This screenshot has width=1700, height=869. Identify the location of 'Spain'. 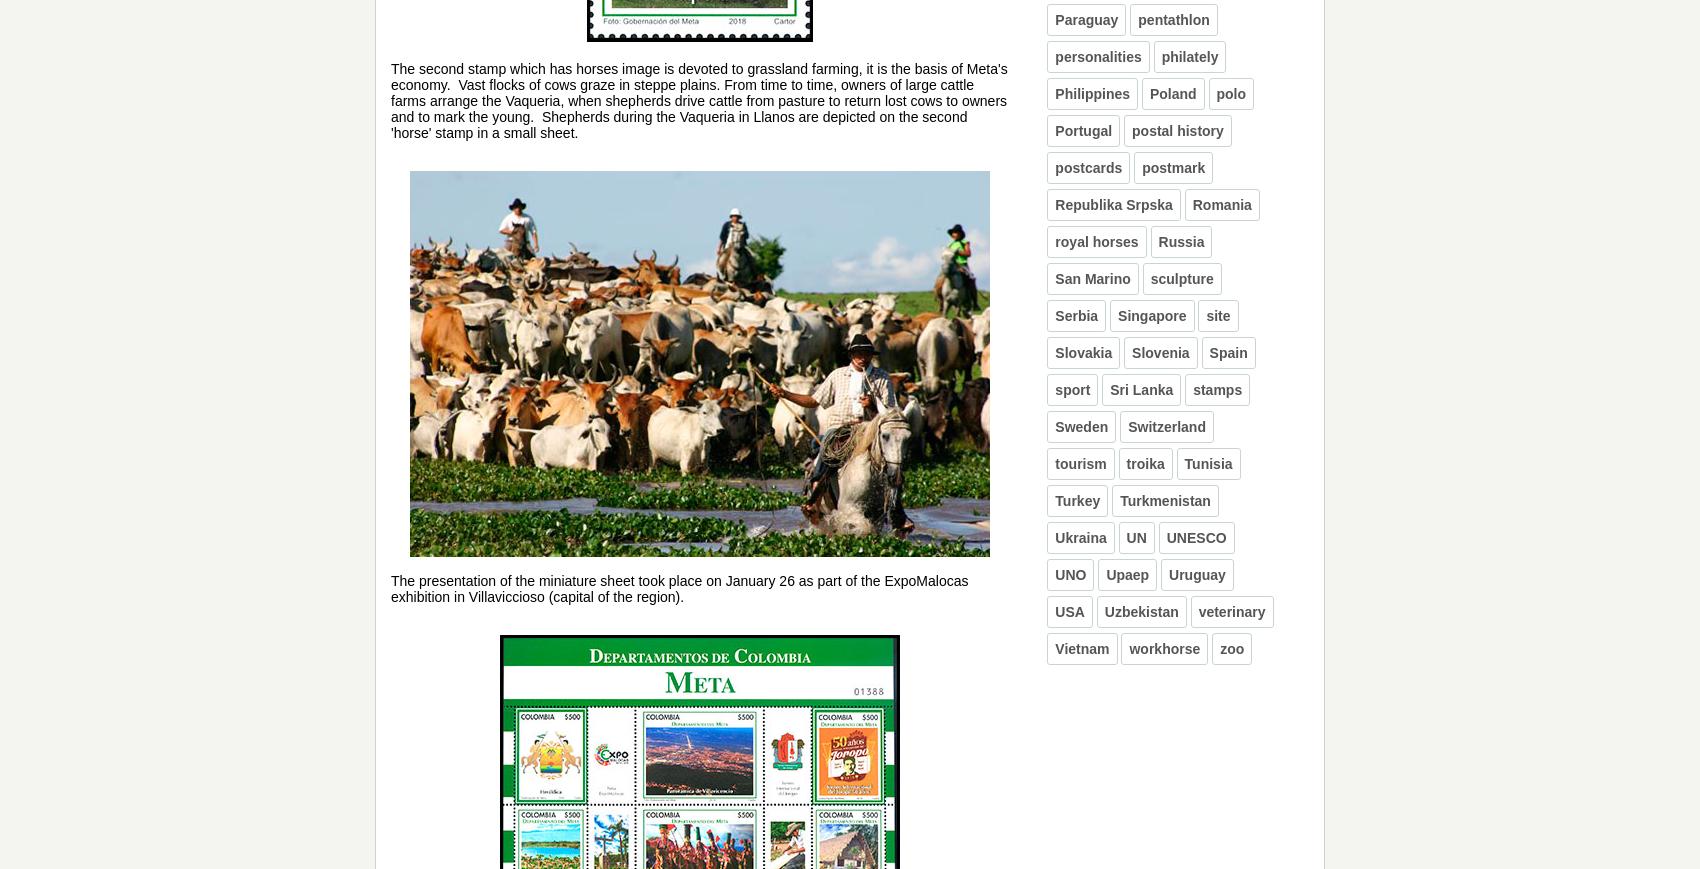
(1227, 351).